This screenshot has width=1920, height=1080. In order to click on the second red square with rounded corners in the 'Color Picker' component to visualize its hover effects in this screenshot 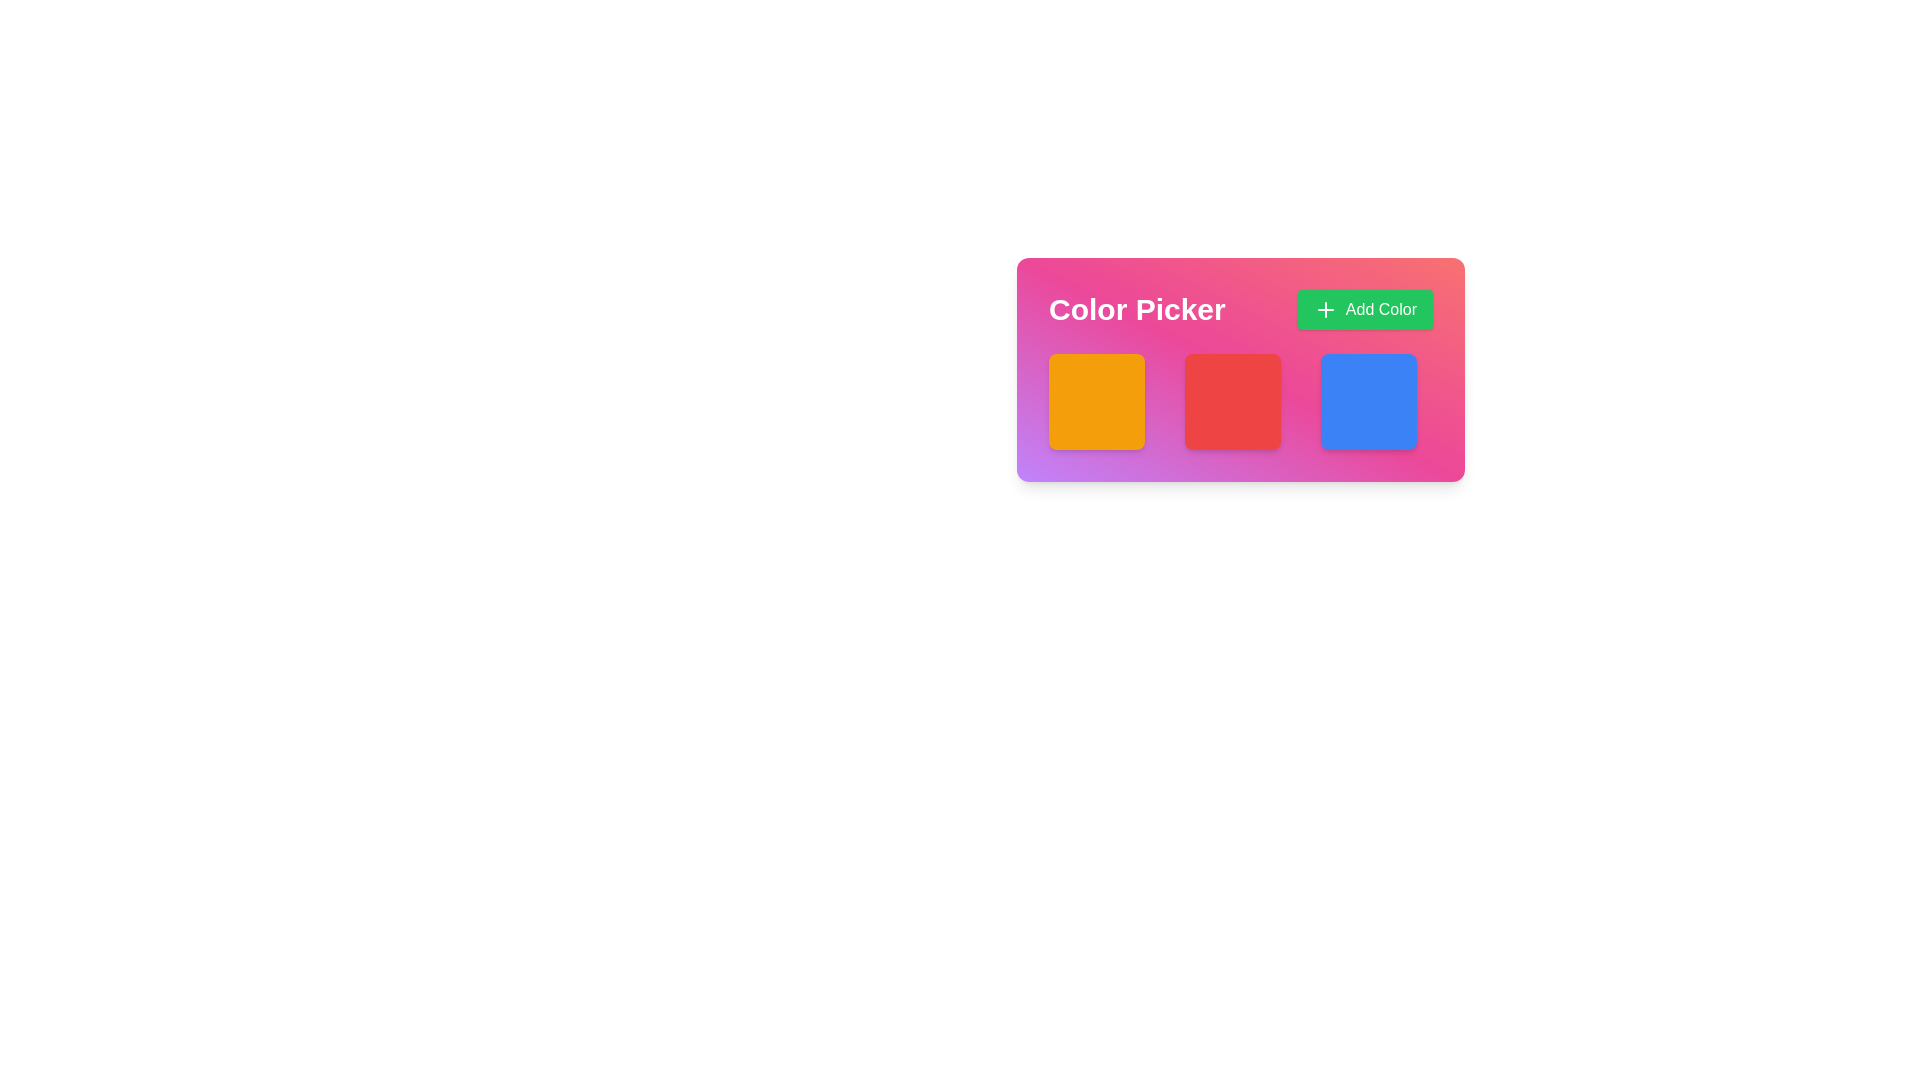, I will do `click(1232, 401)`.